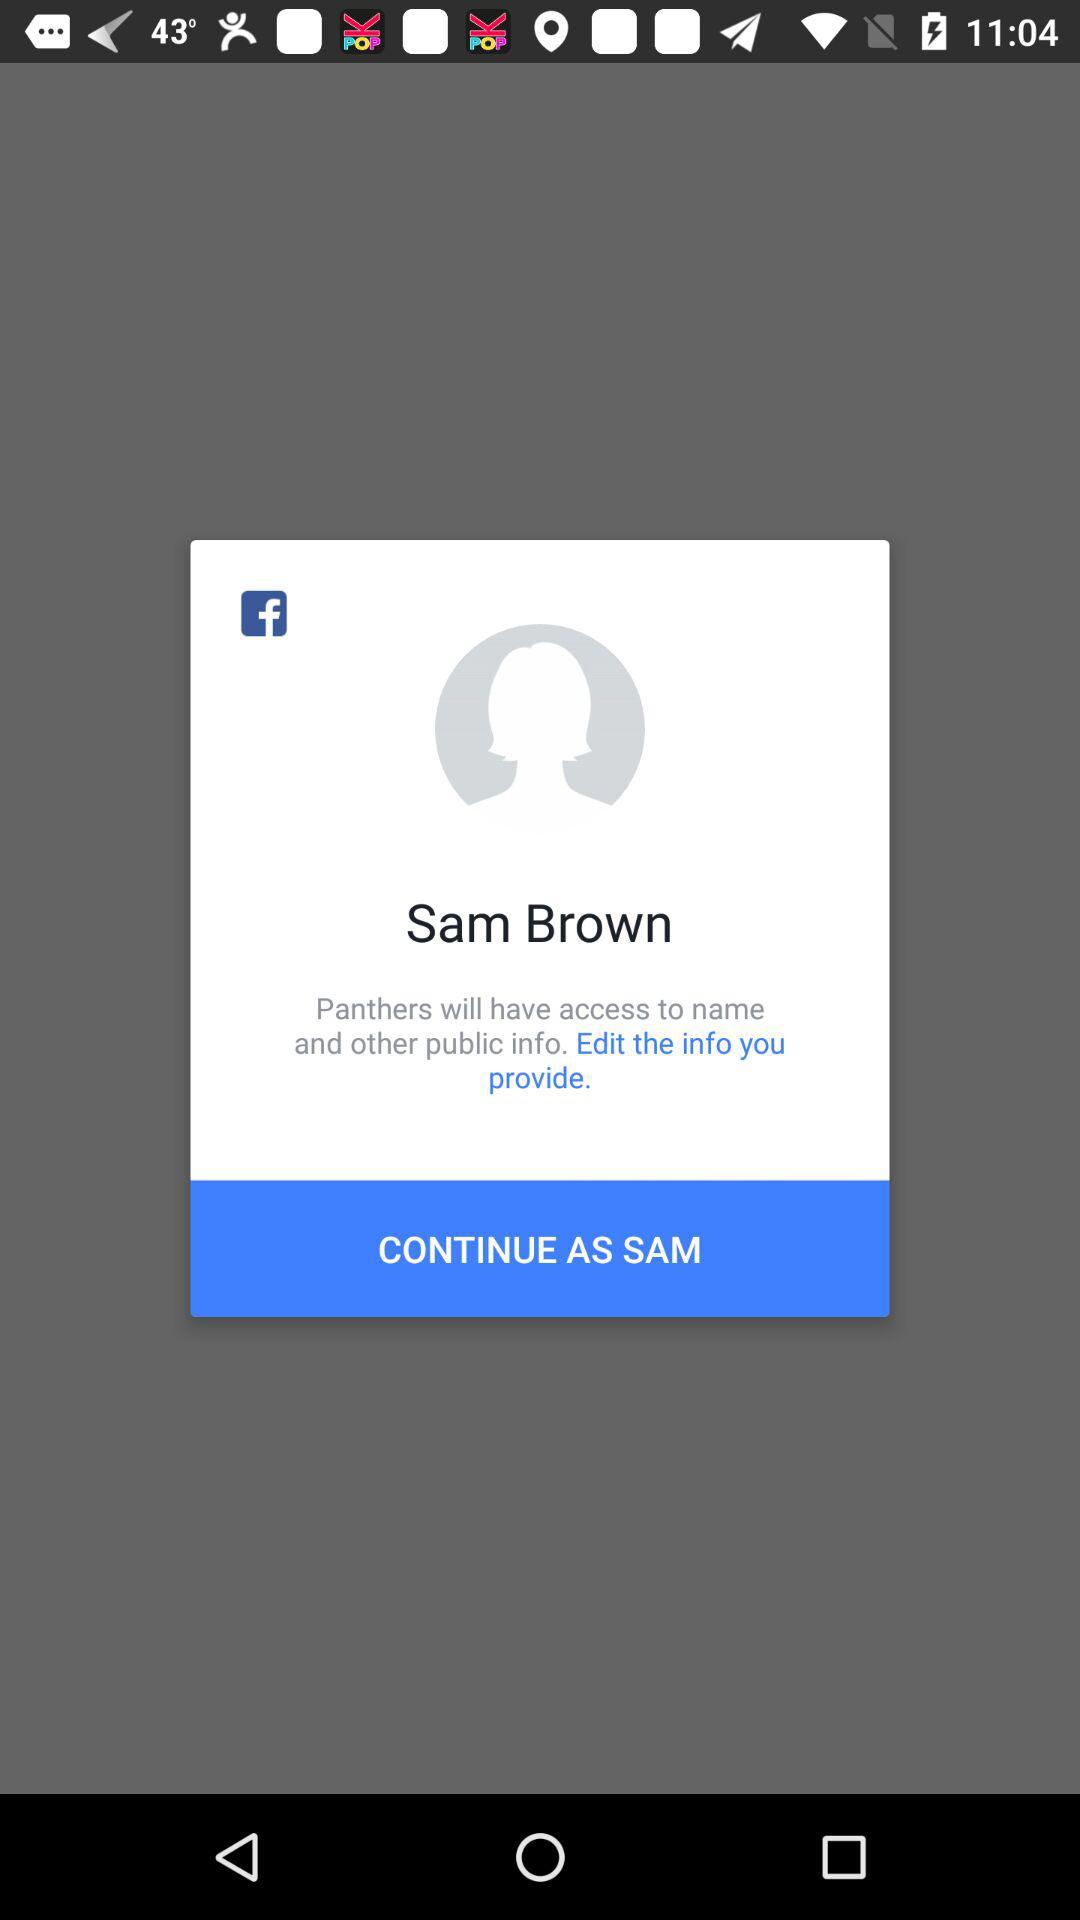  What do you see at coordinates (540, 1041) in the screenshot?
I see `panthers will have` at bounding box center [540, 1041].